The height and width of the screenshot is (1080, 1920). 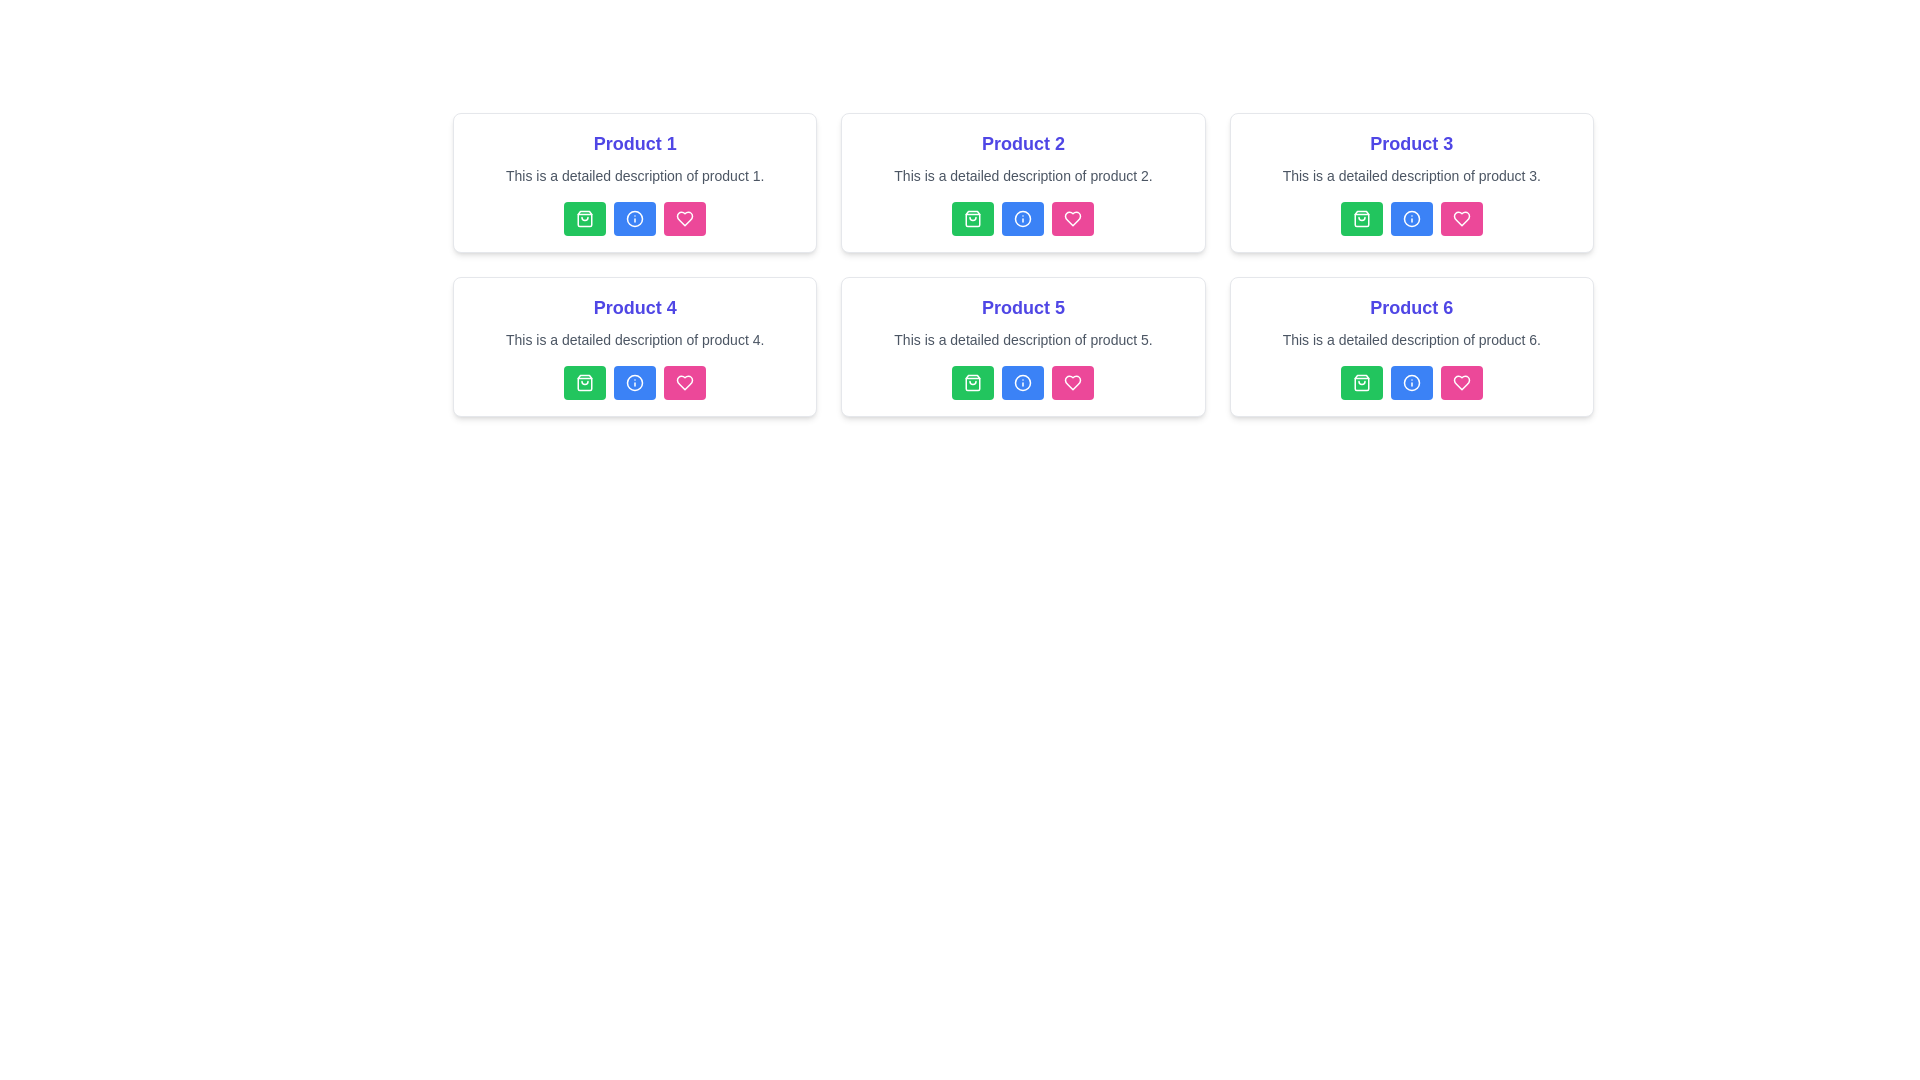 I want to click on the middle button located at the bottom of the card for 'Product 5', so click(x=1023, y=382).